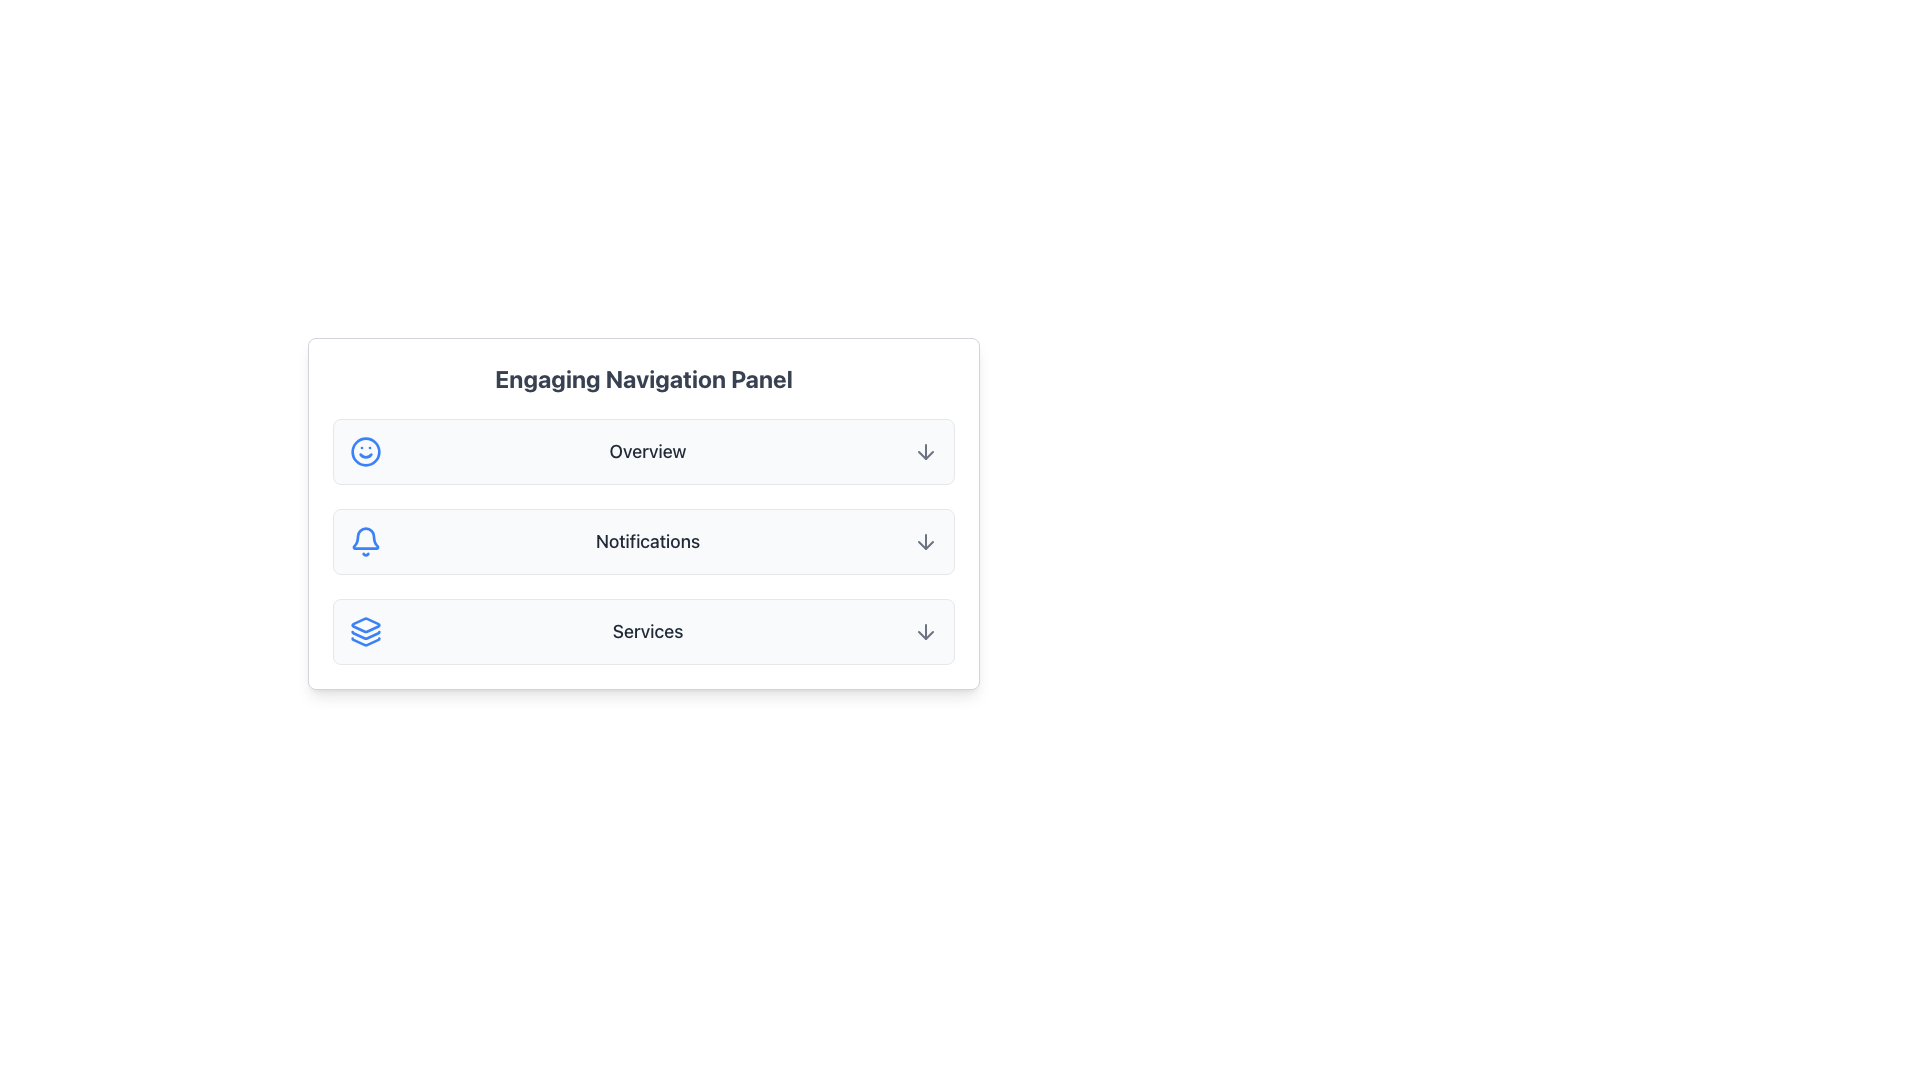  What do you see at coordinates (648, 632) in the screenshot?
I see `the 'Services' text label, which is a medium-sized, bold, gray-colored sans-serif font located in the third item of the vertical navigation panel` at bounding box center [648, 632].